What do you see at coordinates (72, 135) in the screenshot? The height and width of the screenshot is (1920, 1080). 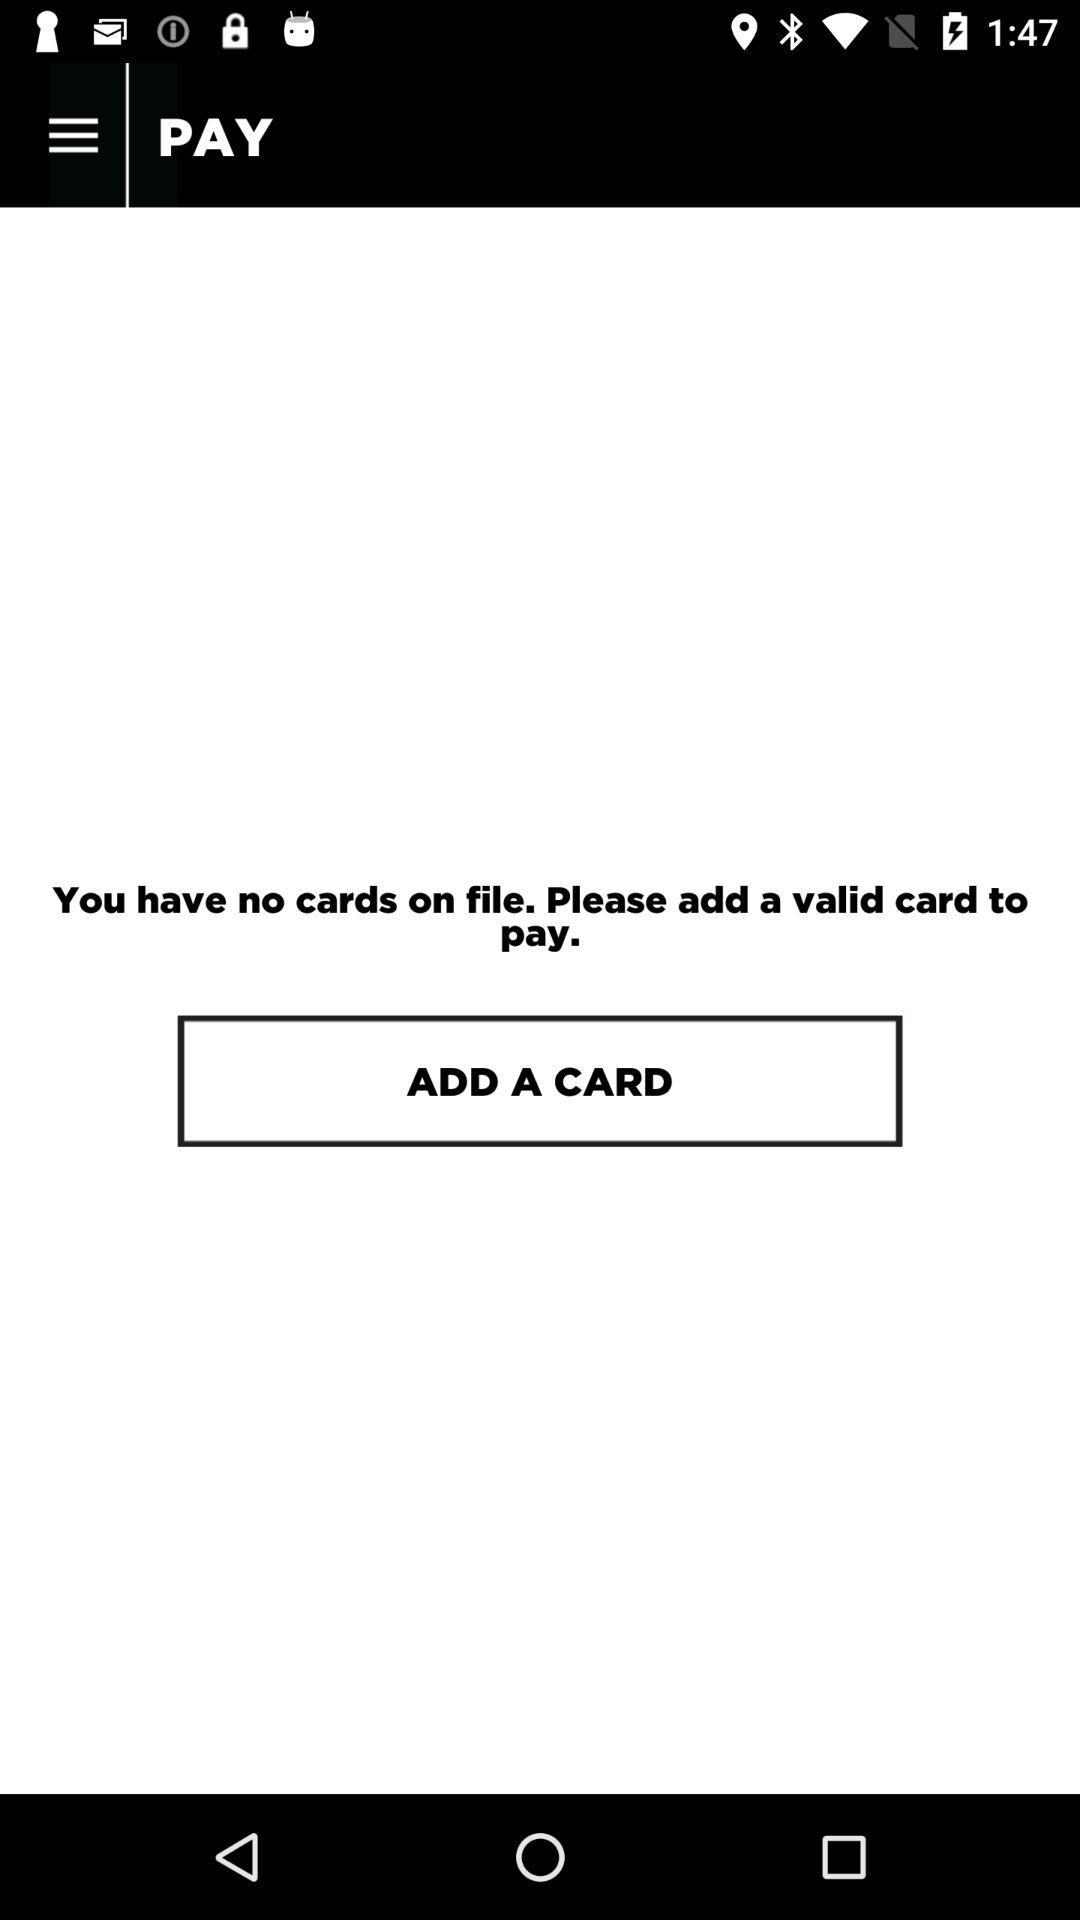 I see `the item next to the pay` at bounding box center [72, 135].